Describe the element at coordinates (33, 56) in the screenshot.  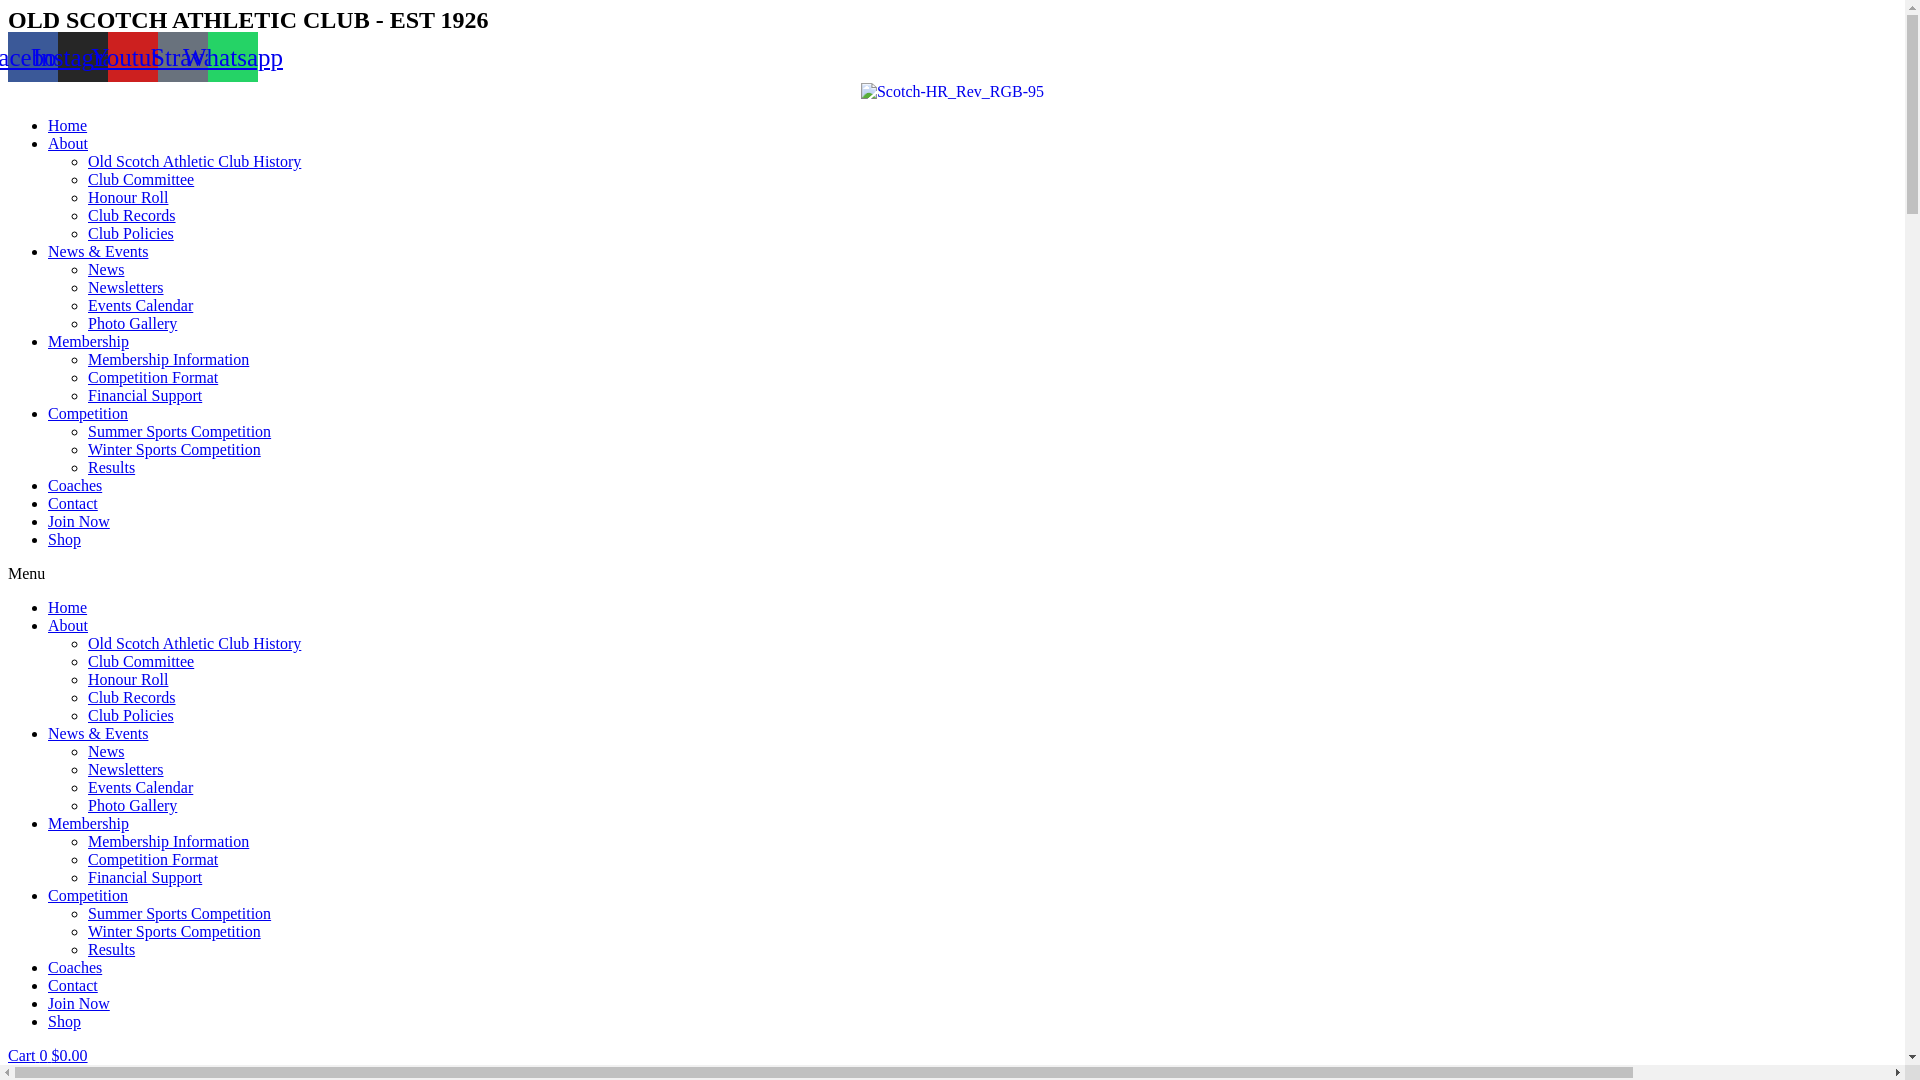
I see `'Facebook'` at that location.